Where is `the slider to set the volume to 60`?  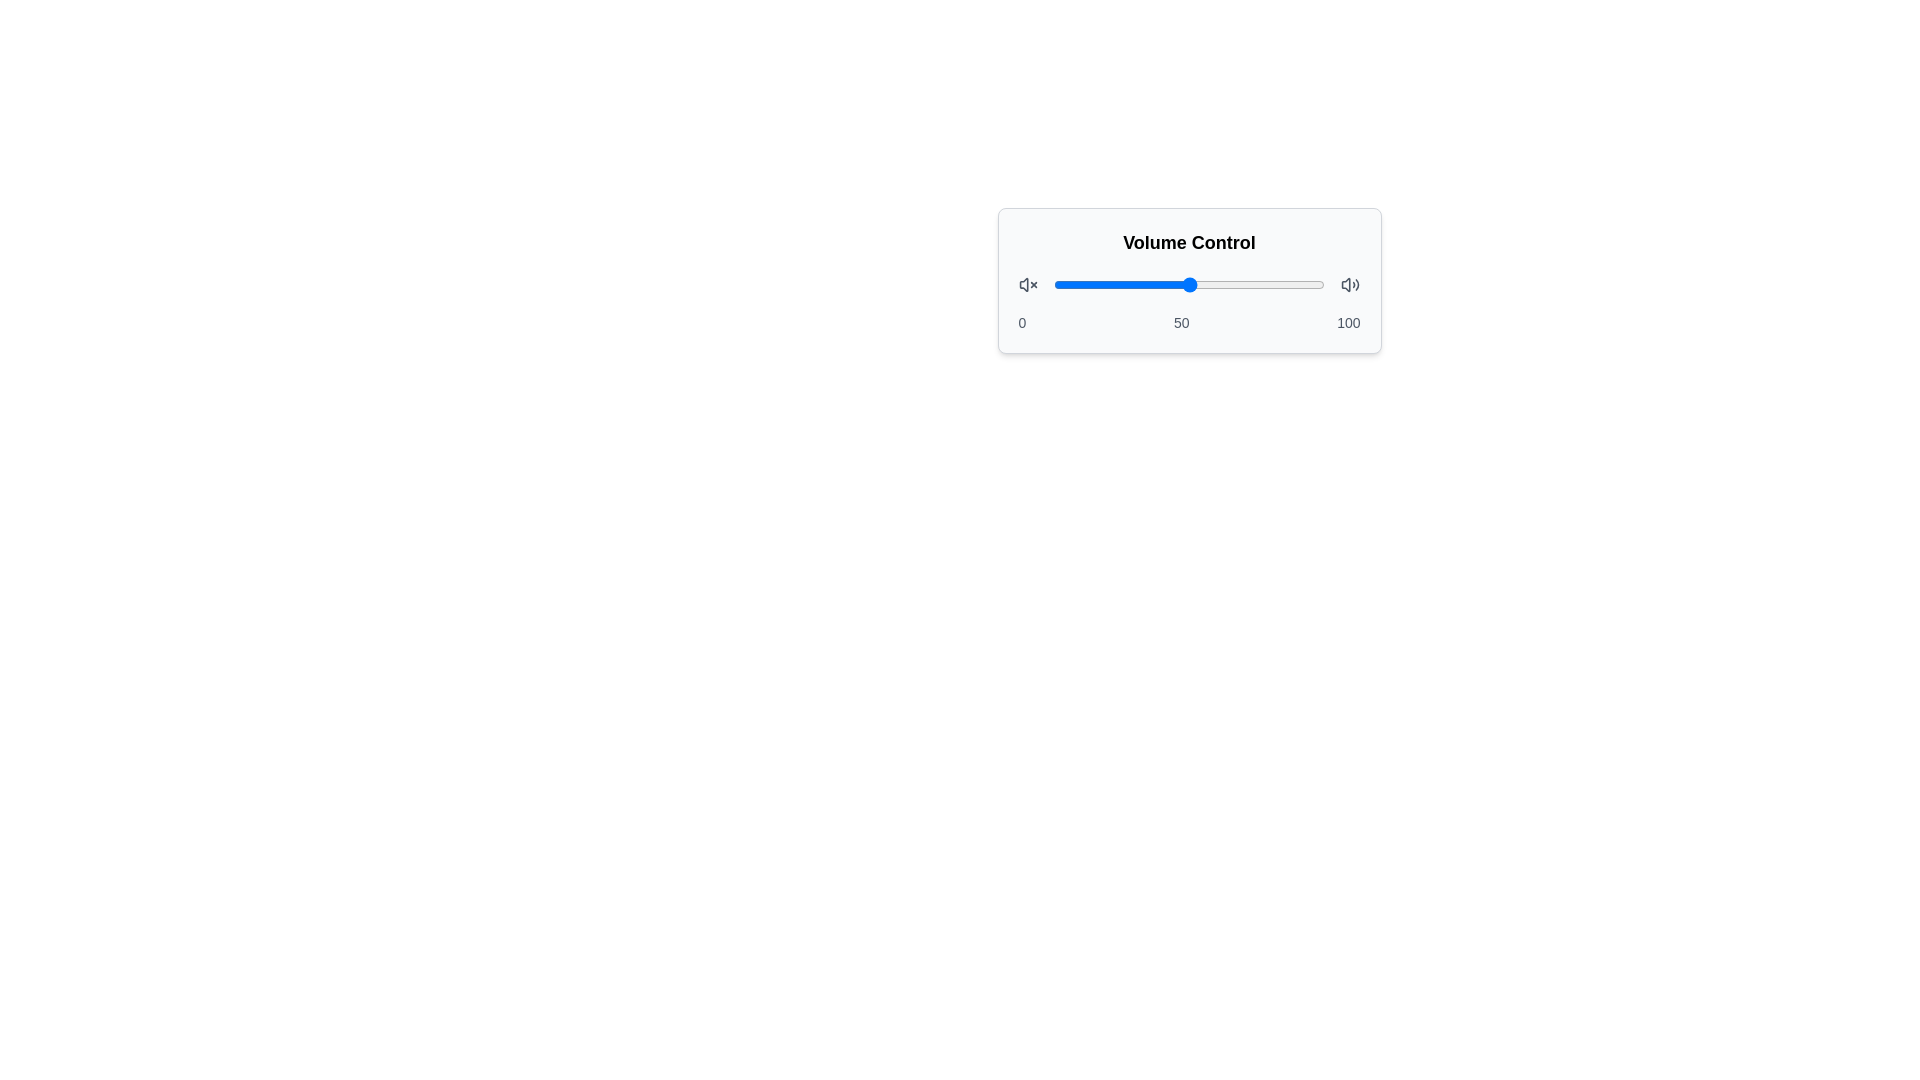 the slider to set the volume to 60 is located at coordinates (1215, 285).